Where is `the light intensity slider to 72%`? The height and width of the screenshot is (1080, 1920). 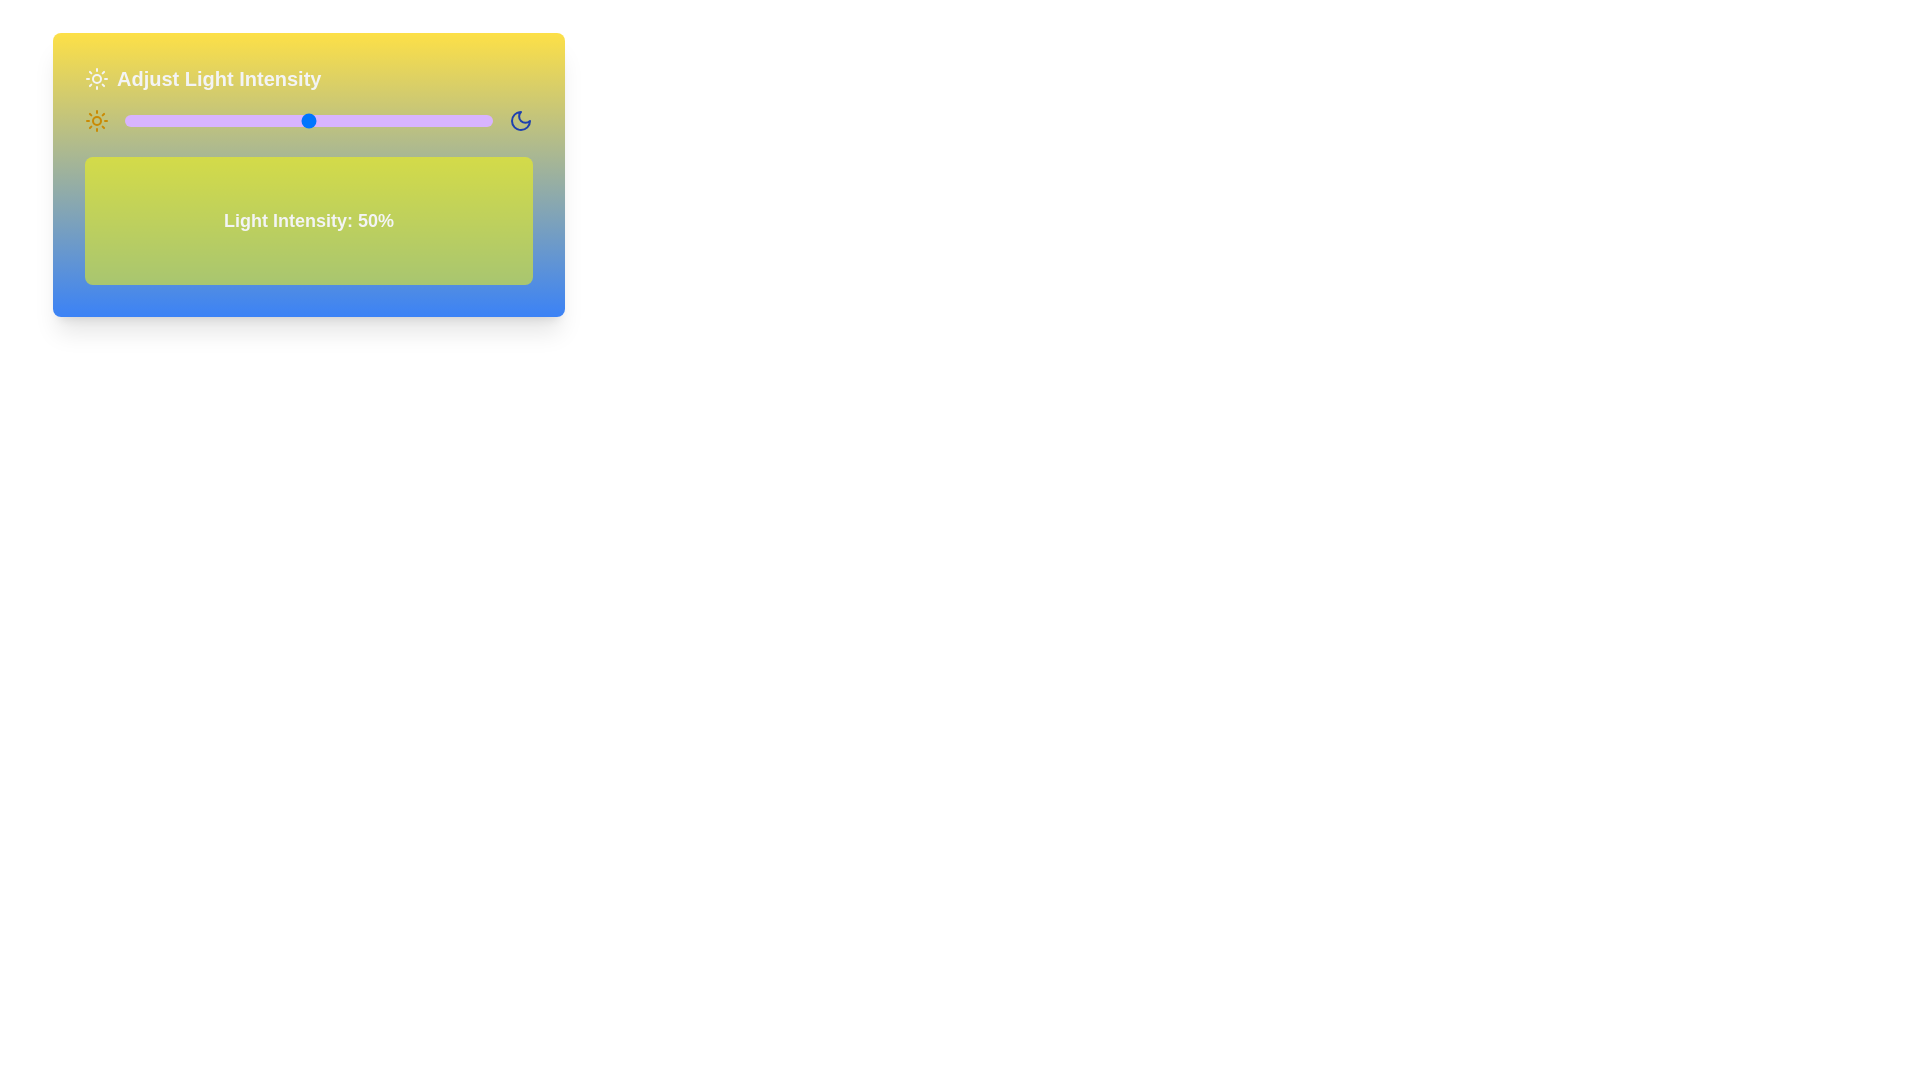
the light intensity slider to 72% is located at coordinates (389, 120).